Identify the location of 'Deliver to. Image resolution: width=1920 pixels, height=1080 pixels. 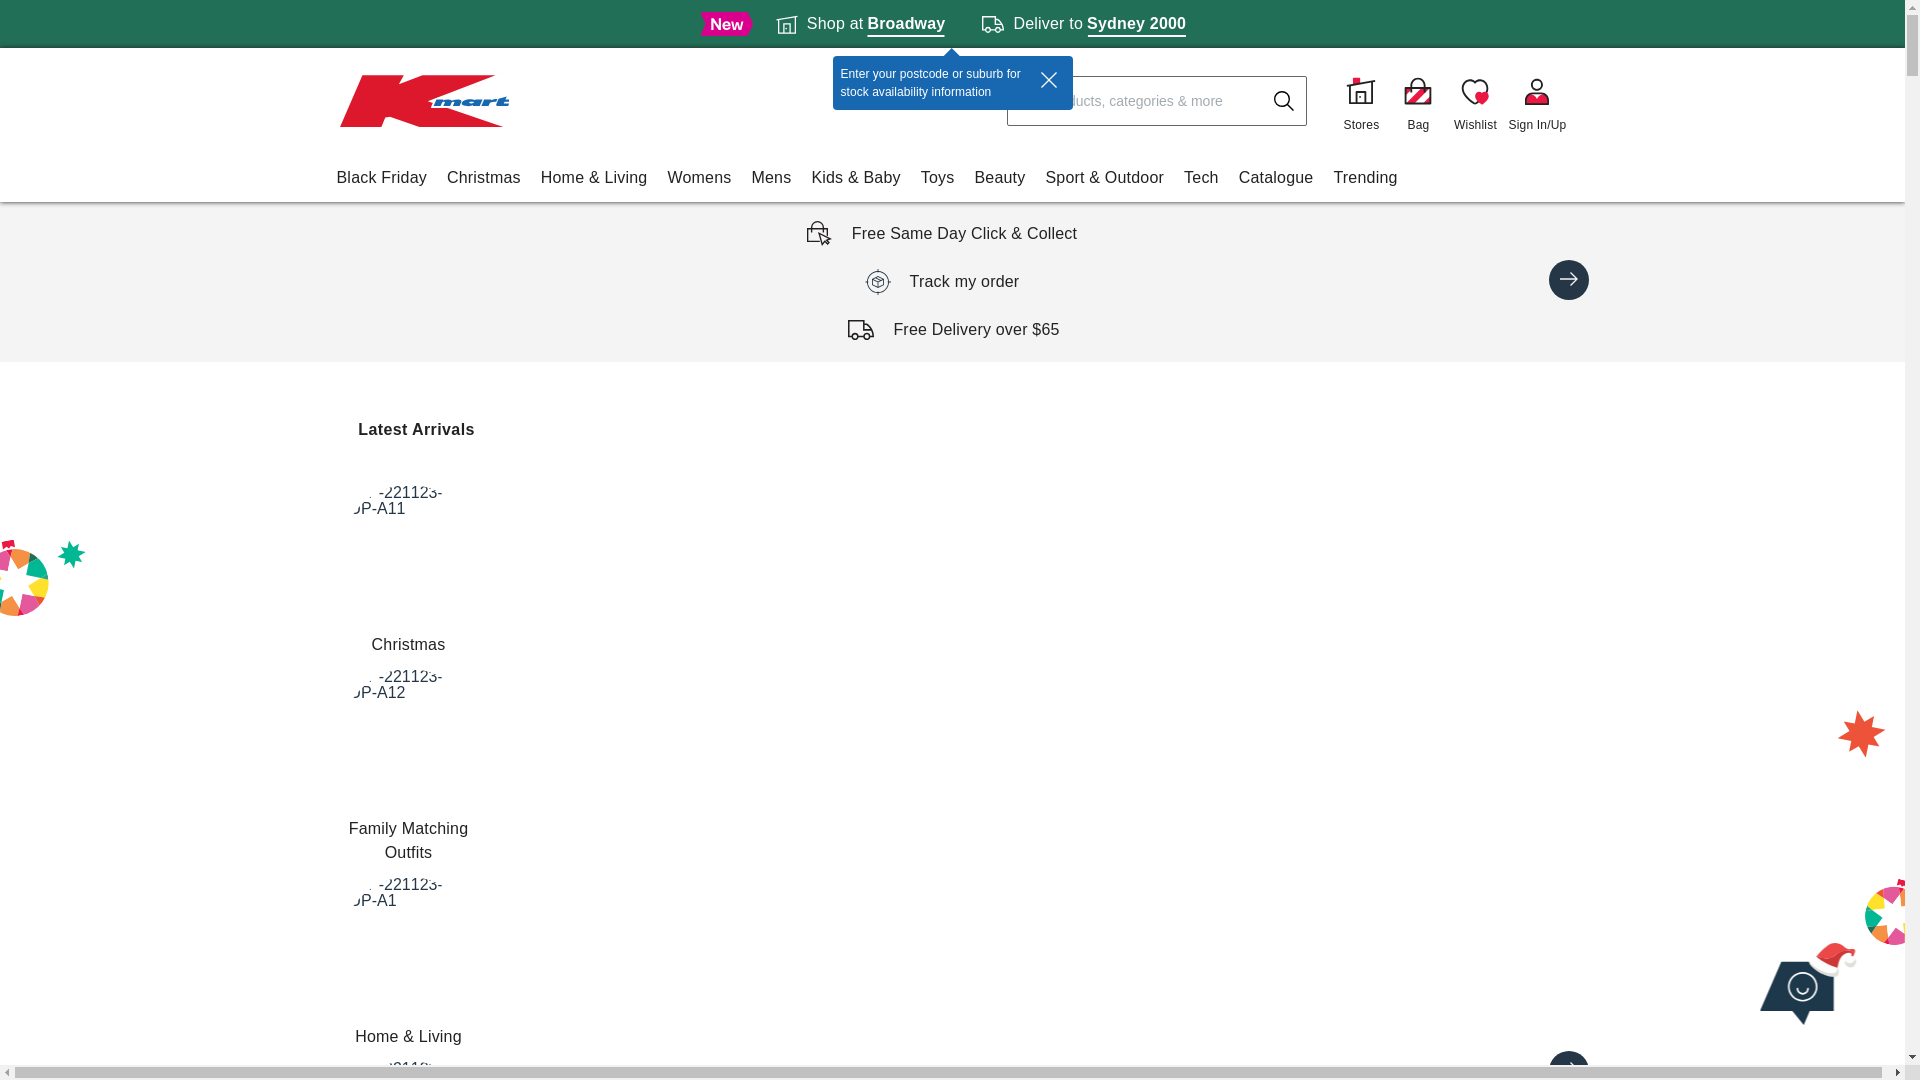
(1082, 23).